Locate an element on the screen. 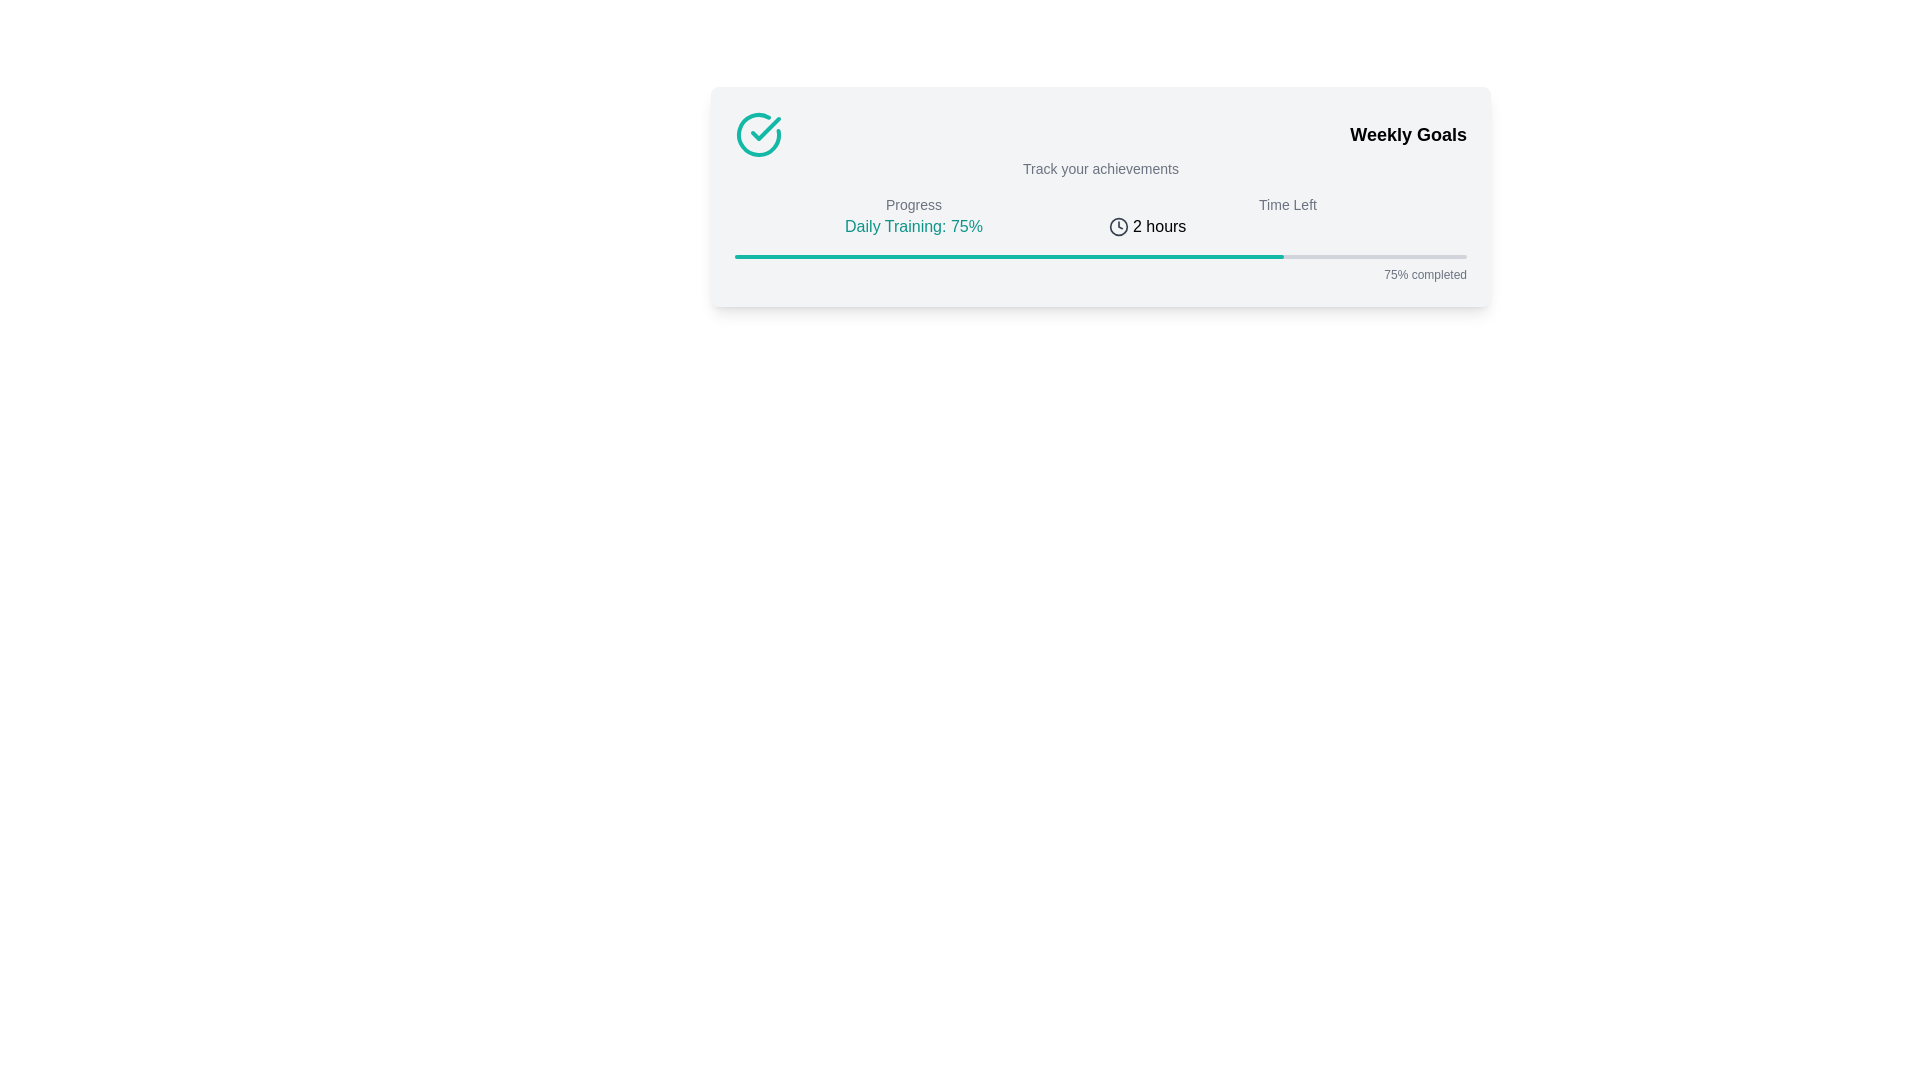 The height and width of the screenshot is (1080, 1920). the Static Text Label that indicates the remaining time, which is positioned directly above the '2 hours' text in the weekly goals progress section is located at coordinates (1287, 204).